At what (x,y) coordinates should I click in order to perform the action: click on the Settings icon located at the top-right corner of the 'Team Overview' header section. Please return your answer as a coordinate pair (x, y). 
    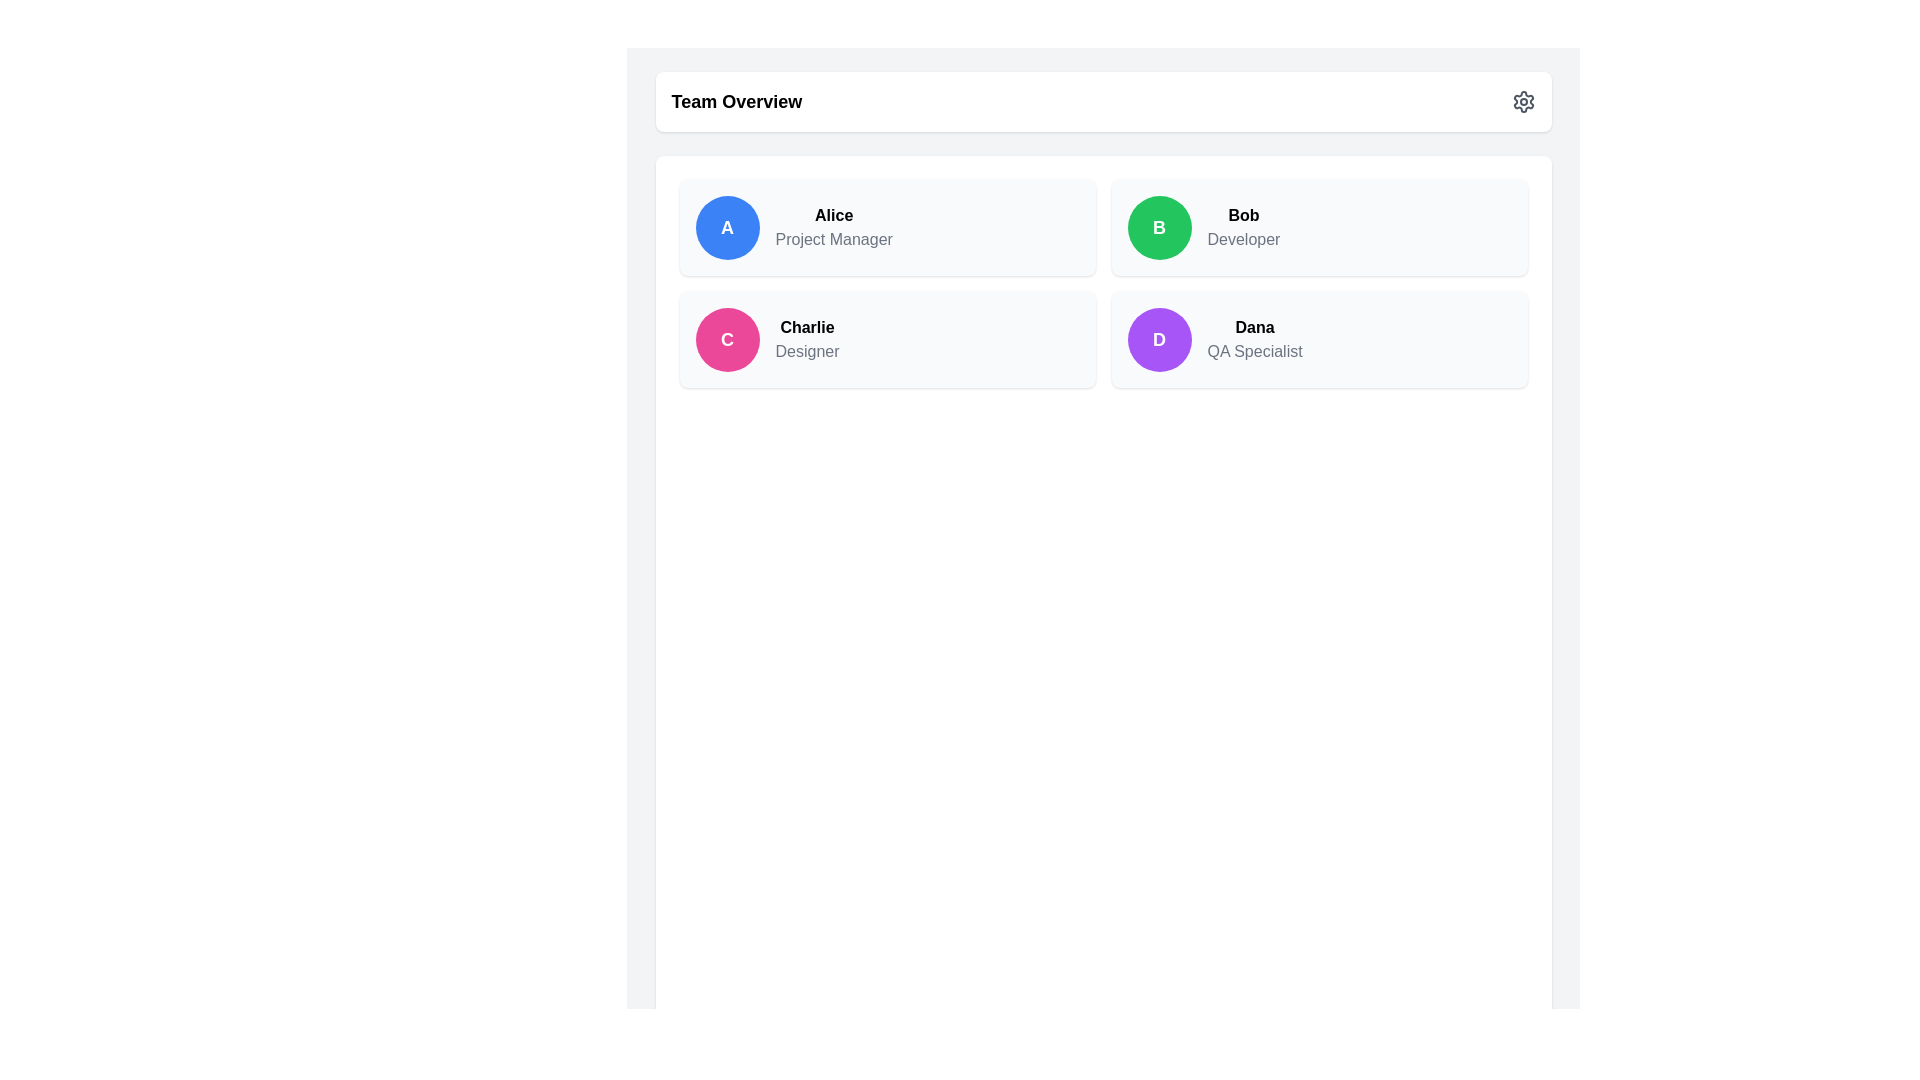
    Looking at the image, I should click on (1522, 101).